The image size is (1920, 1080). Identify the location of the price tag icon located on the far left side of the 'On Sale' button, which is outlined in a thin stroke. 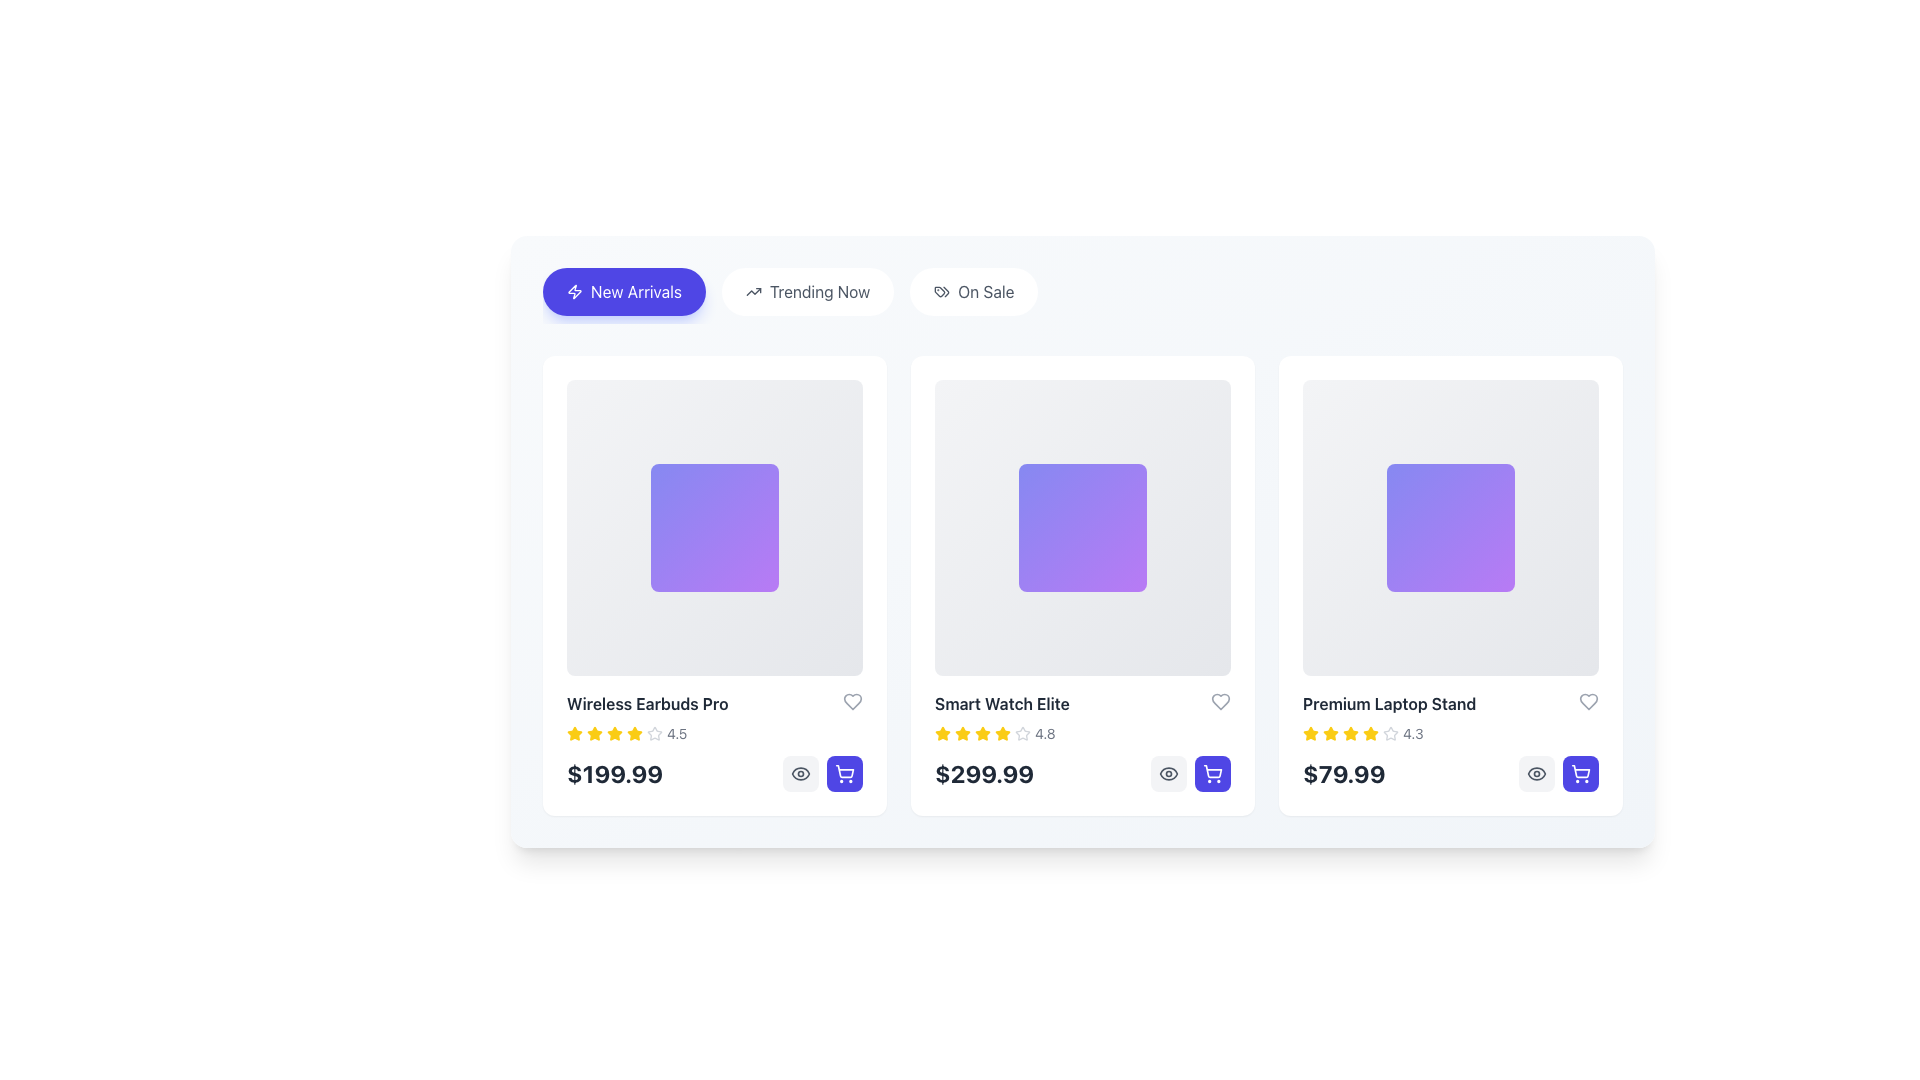
(941, 292).